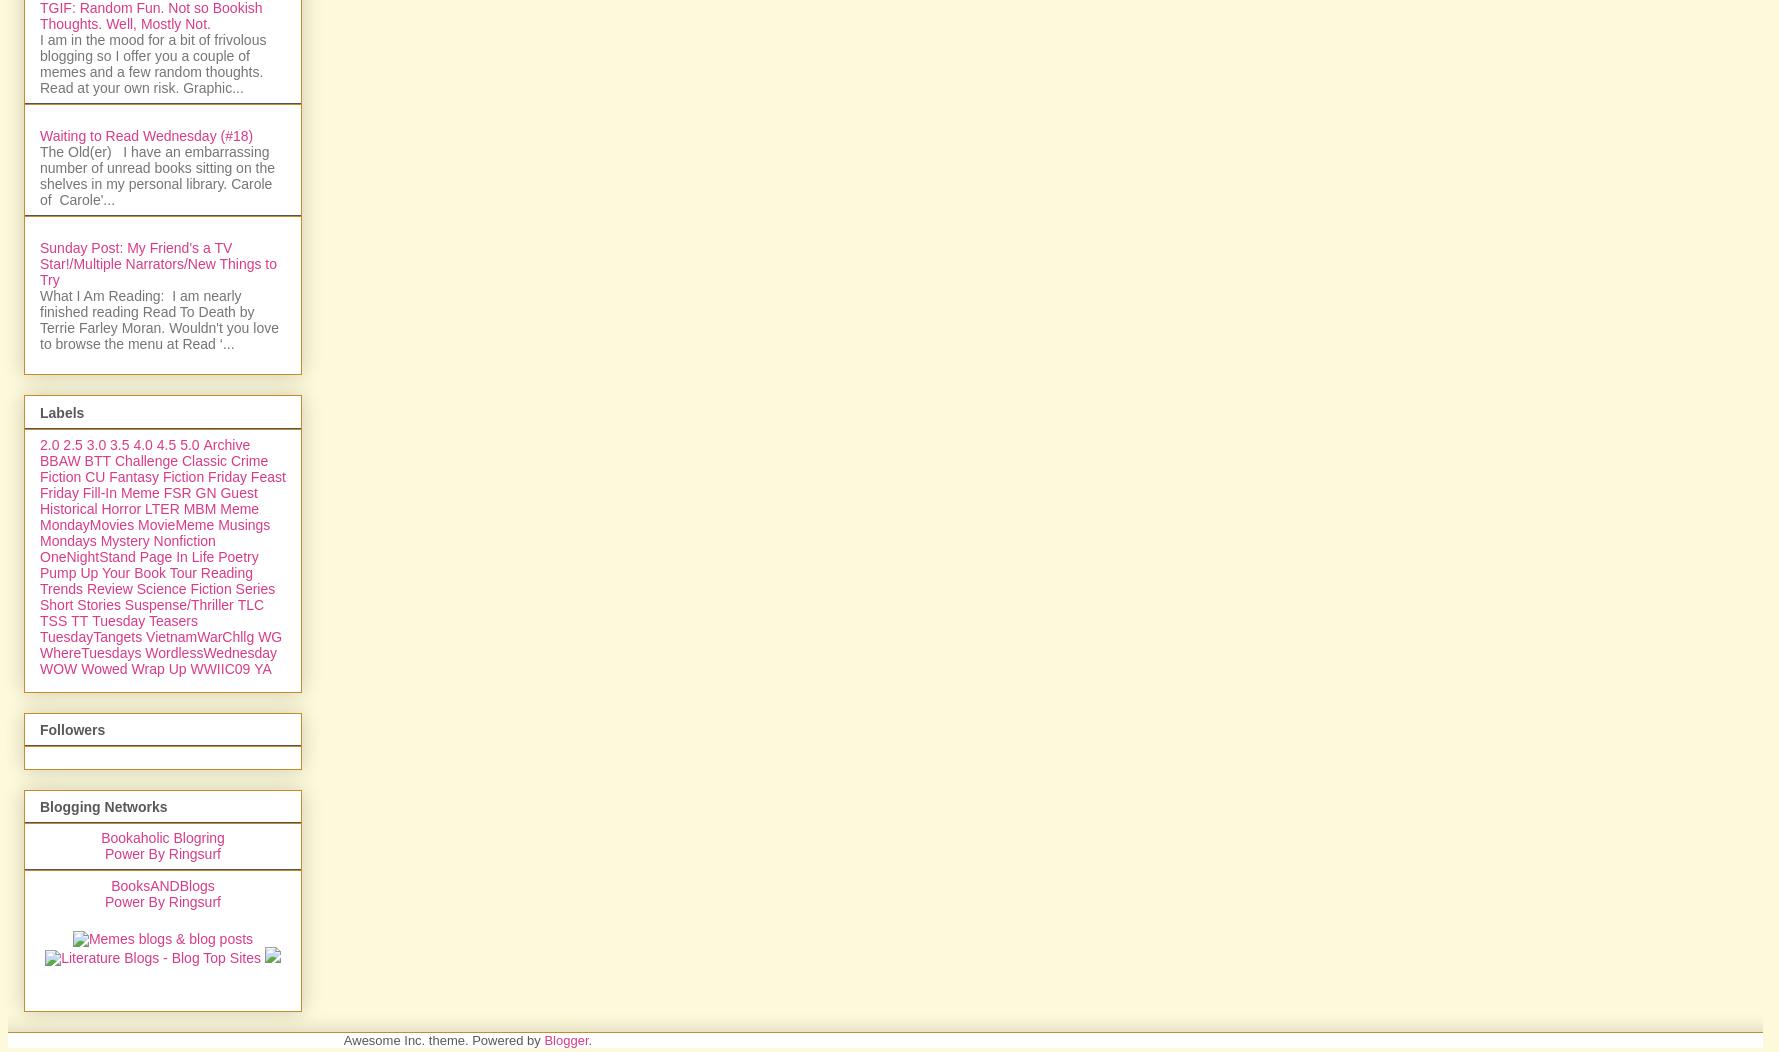 Image resolution: width=1779 pixels, height=1052 pixels. Describe the element at coordinates (71, 659) in the screenshot. I see `'2.5'` at that location.